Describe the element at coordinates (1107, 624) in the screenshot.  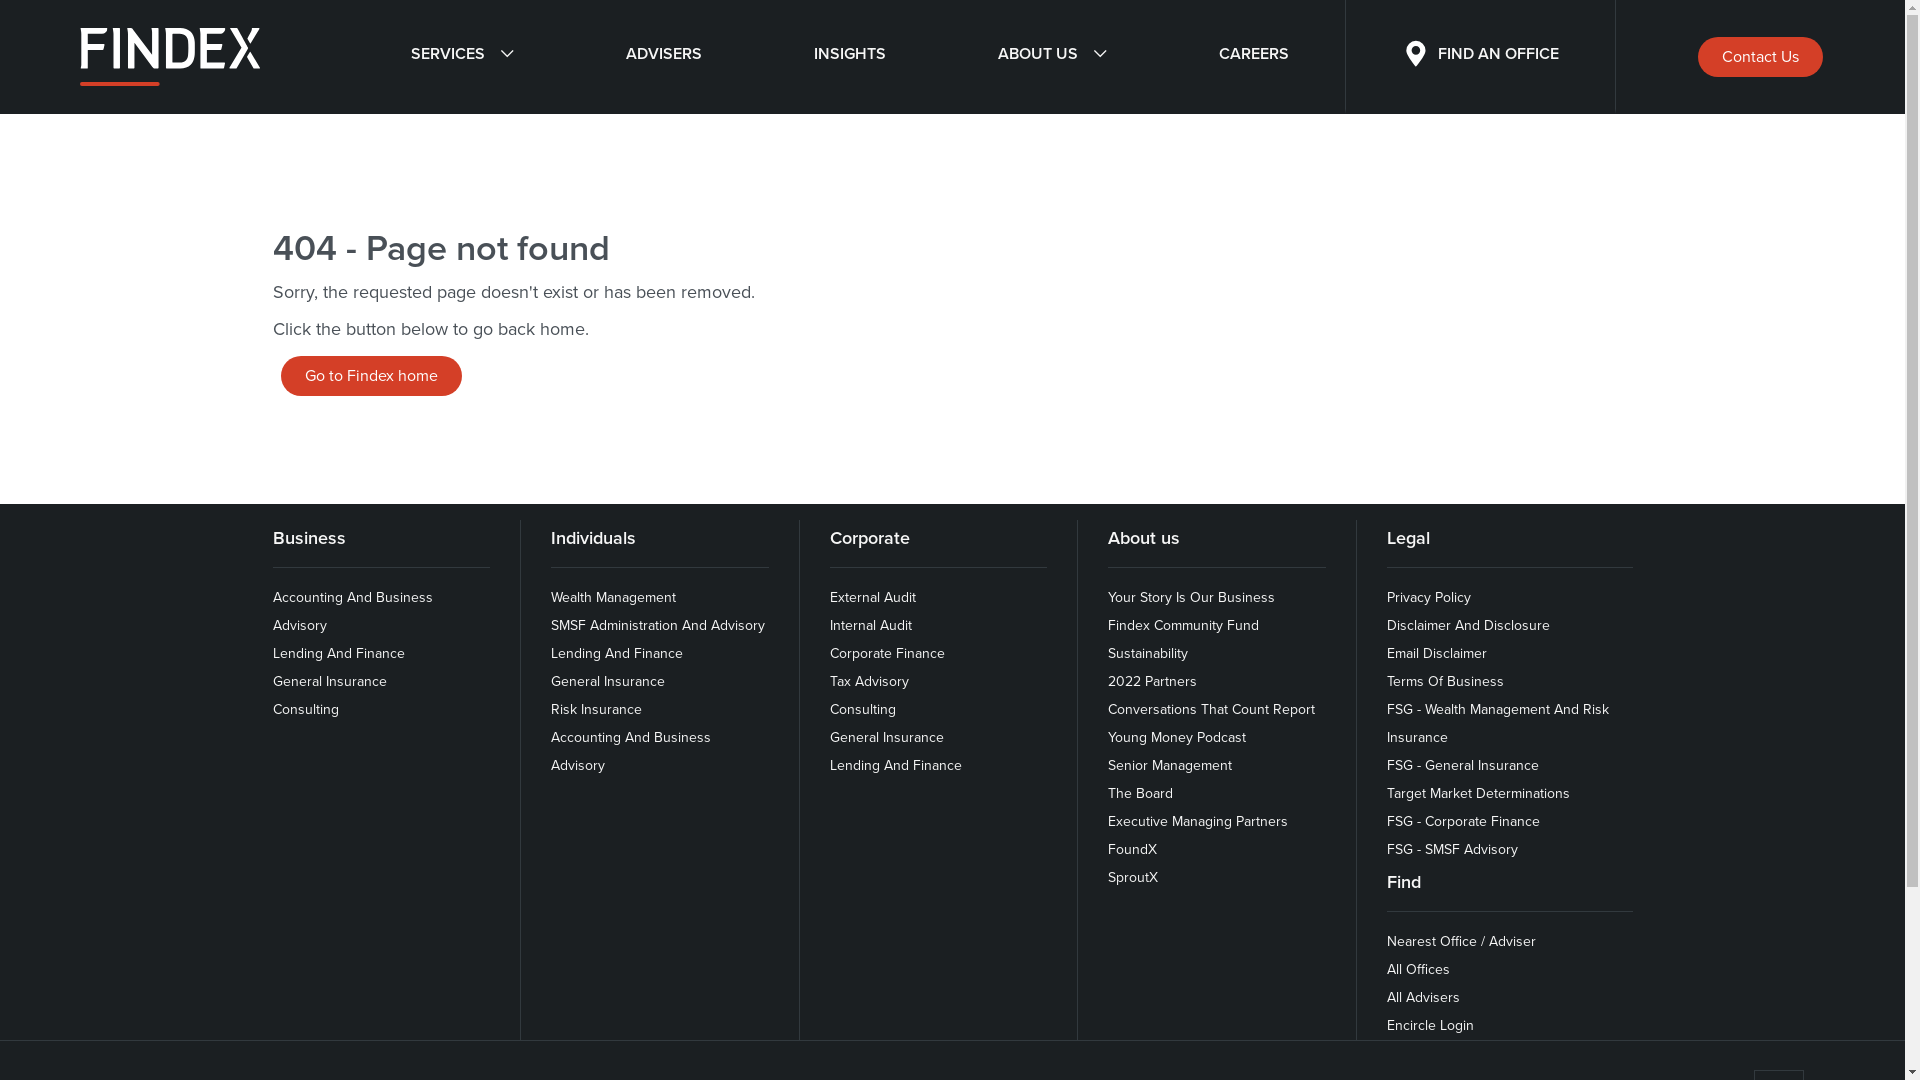
I see `'Findex Community Fund'` at that location.